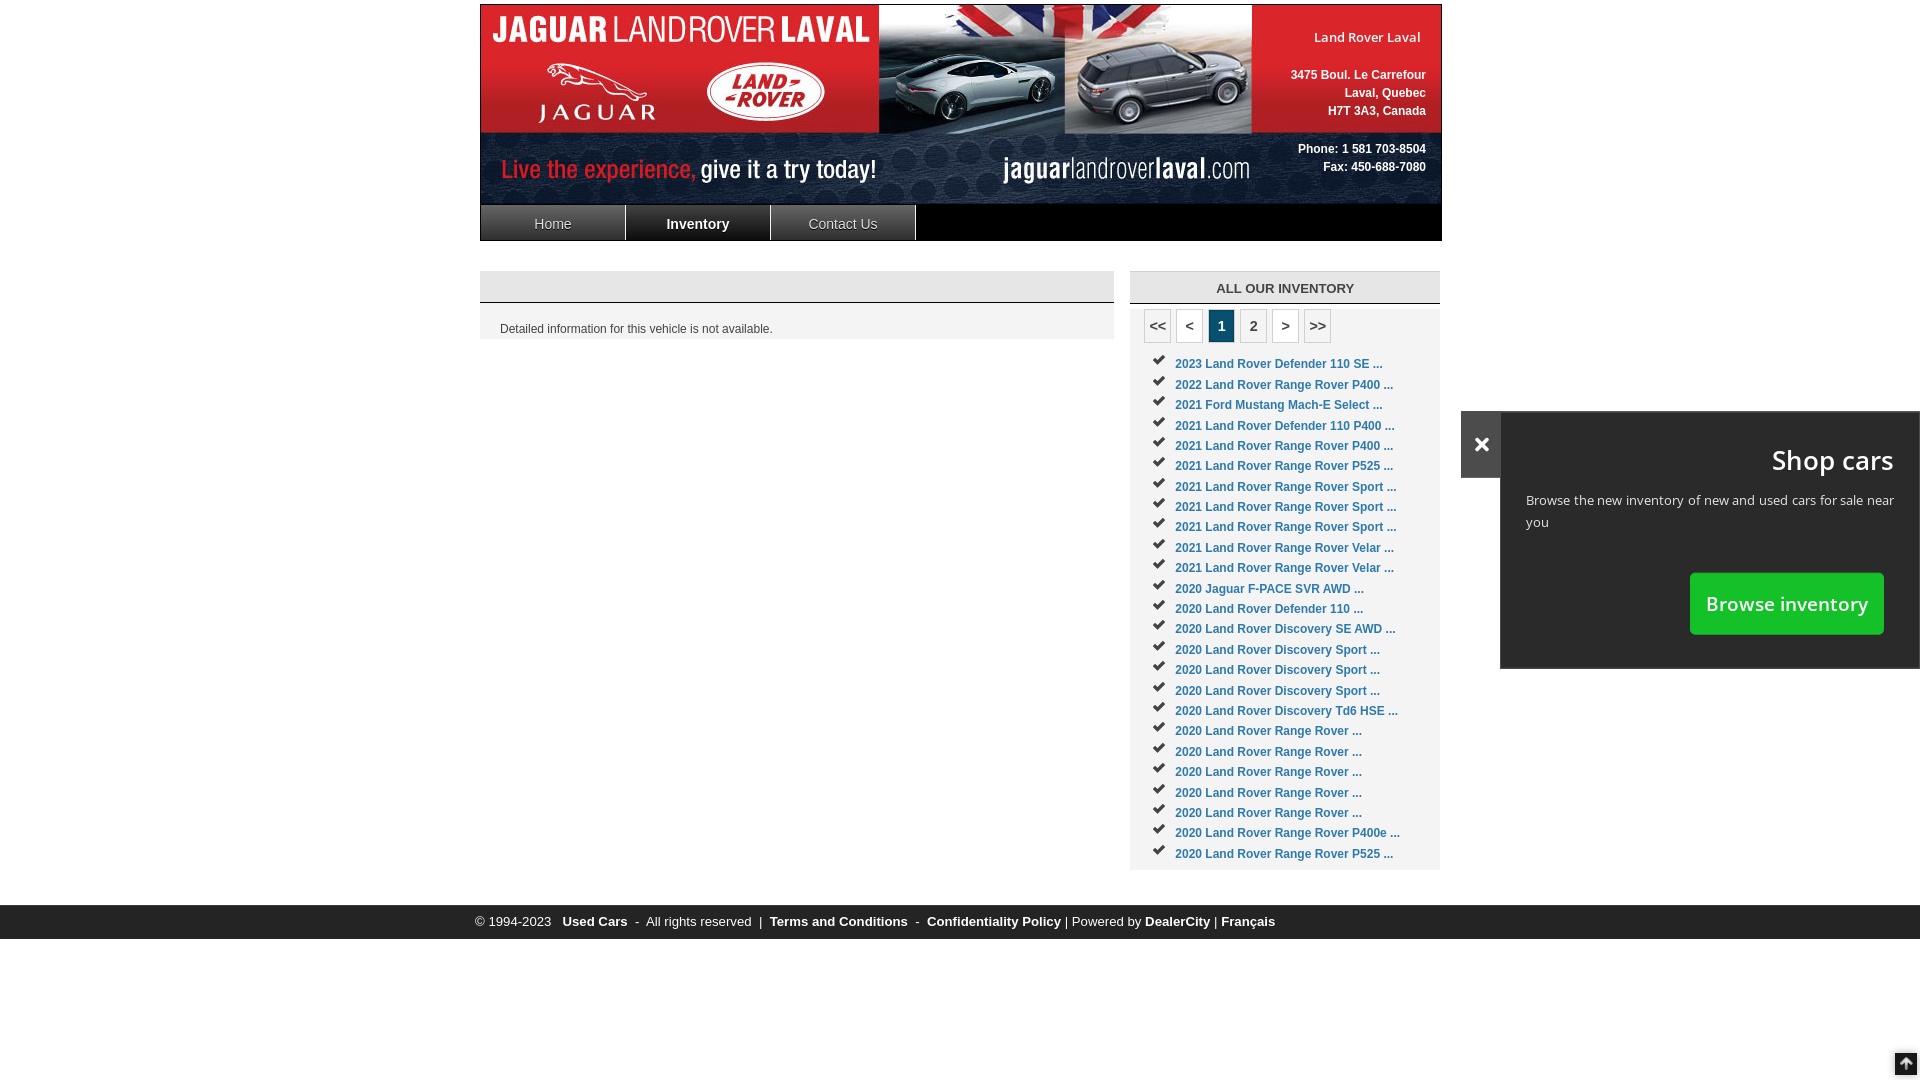 Image resolution: width=1920 pixels, height=1080 pixels. I want to click on '2022 Land Rover Range Rover P400 ...', so click(1175, 385).